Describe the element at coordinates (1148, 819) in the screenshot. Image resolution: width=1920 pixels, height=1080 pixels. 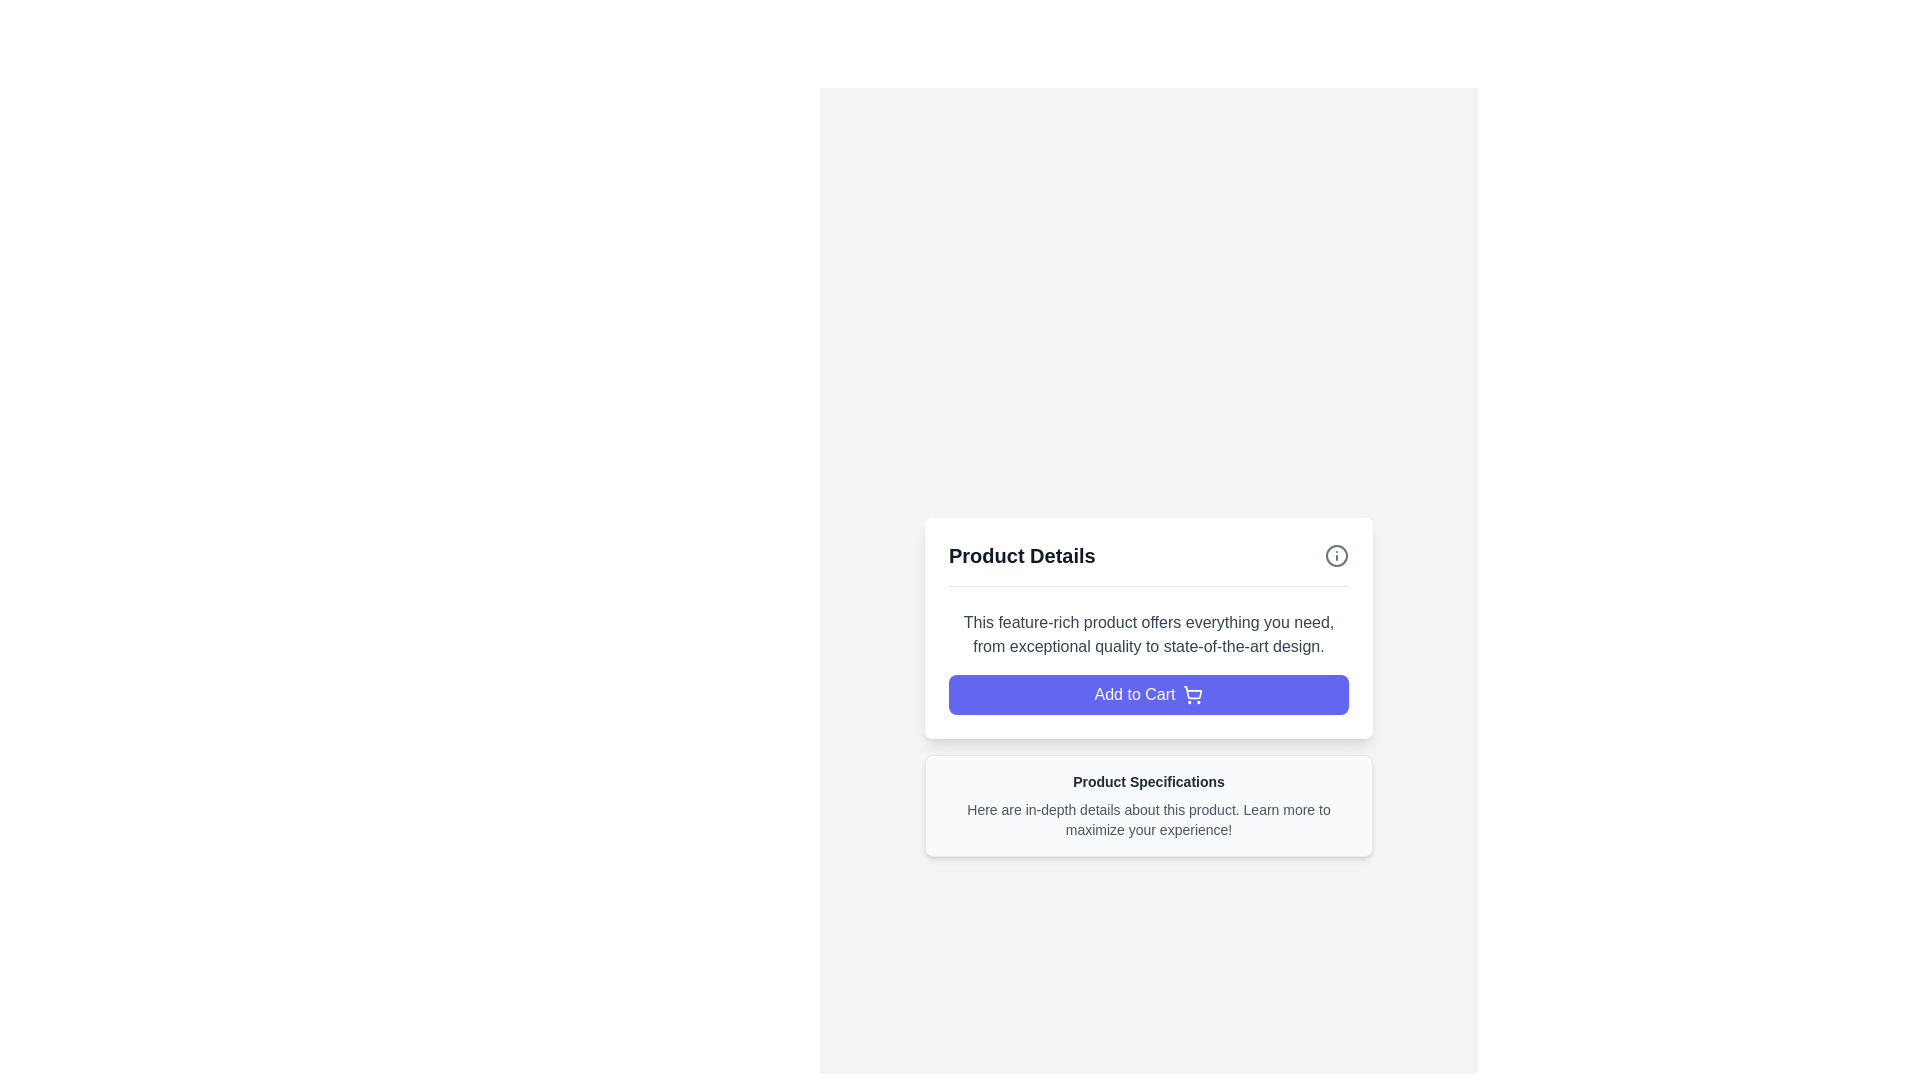
I see `static text providing additional descriptive information regarding the product, located below the 'Product Specifications' title in the gray-bordered box` at that location.